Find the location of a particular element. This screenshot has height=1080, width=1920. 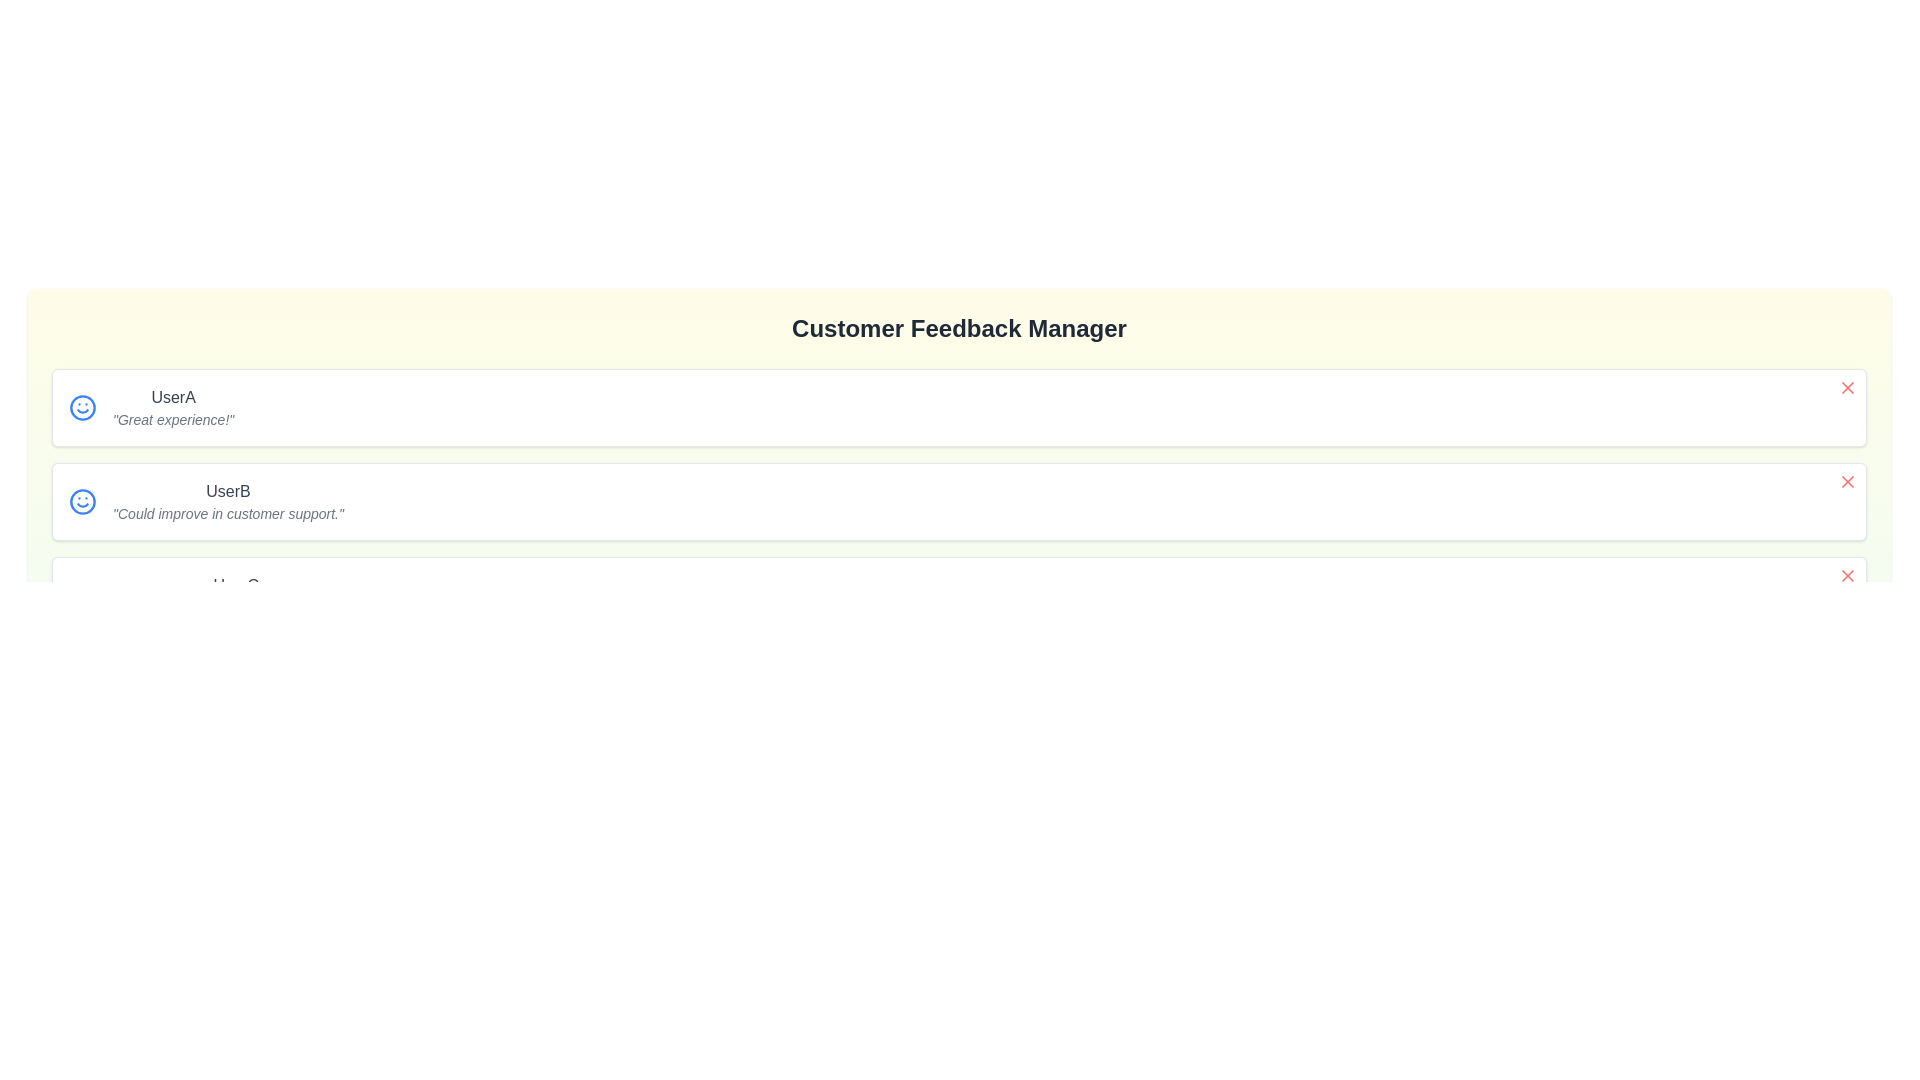

the feedback entry for user UserC is located at coordinates (1847, 575).